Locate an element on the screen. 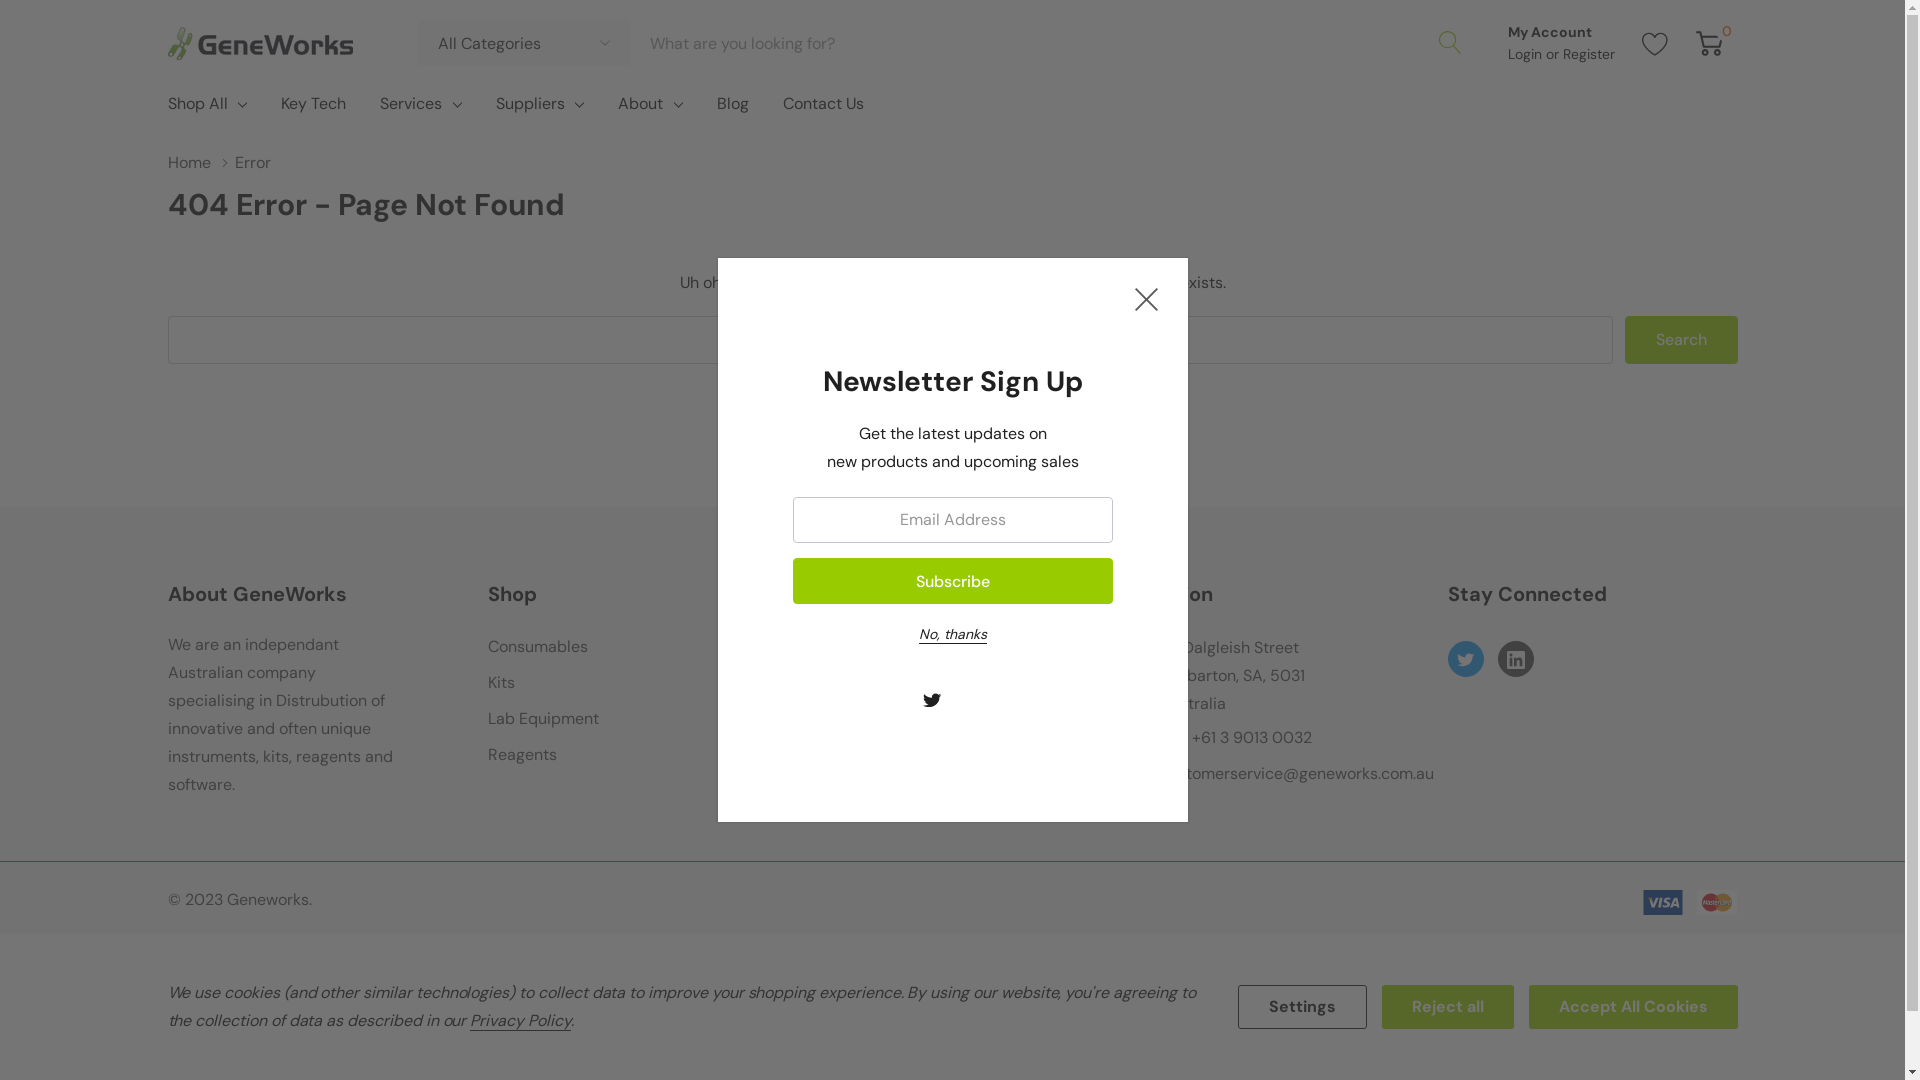 This screenshot has height=1080, width=1920. 'Home' is located at coordinates (201, 161).